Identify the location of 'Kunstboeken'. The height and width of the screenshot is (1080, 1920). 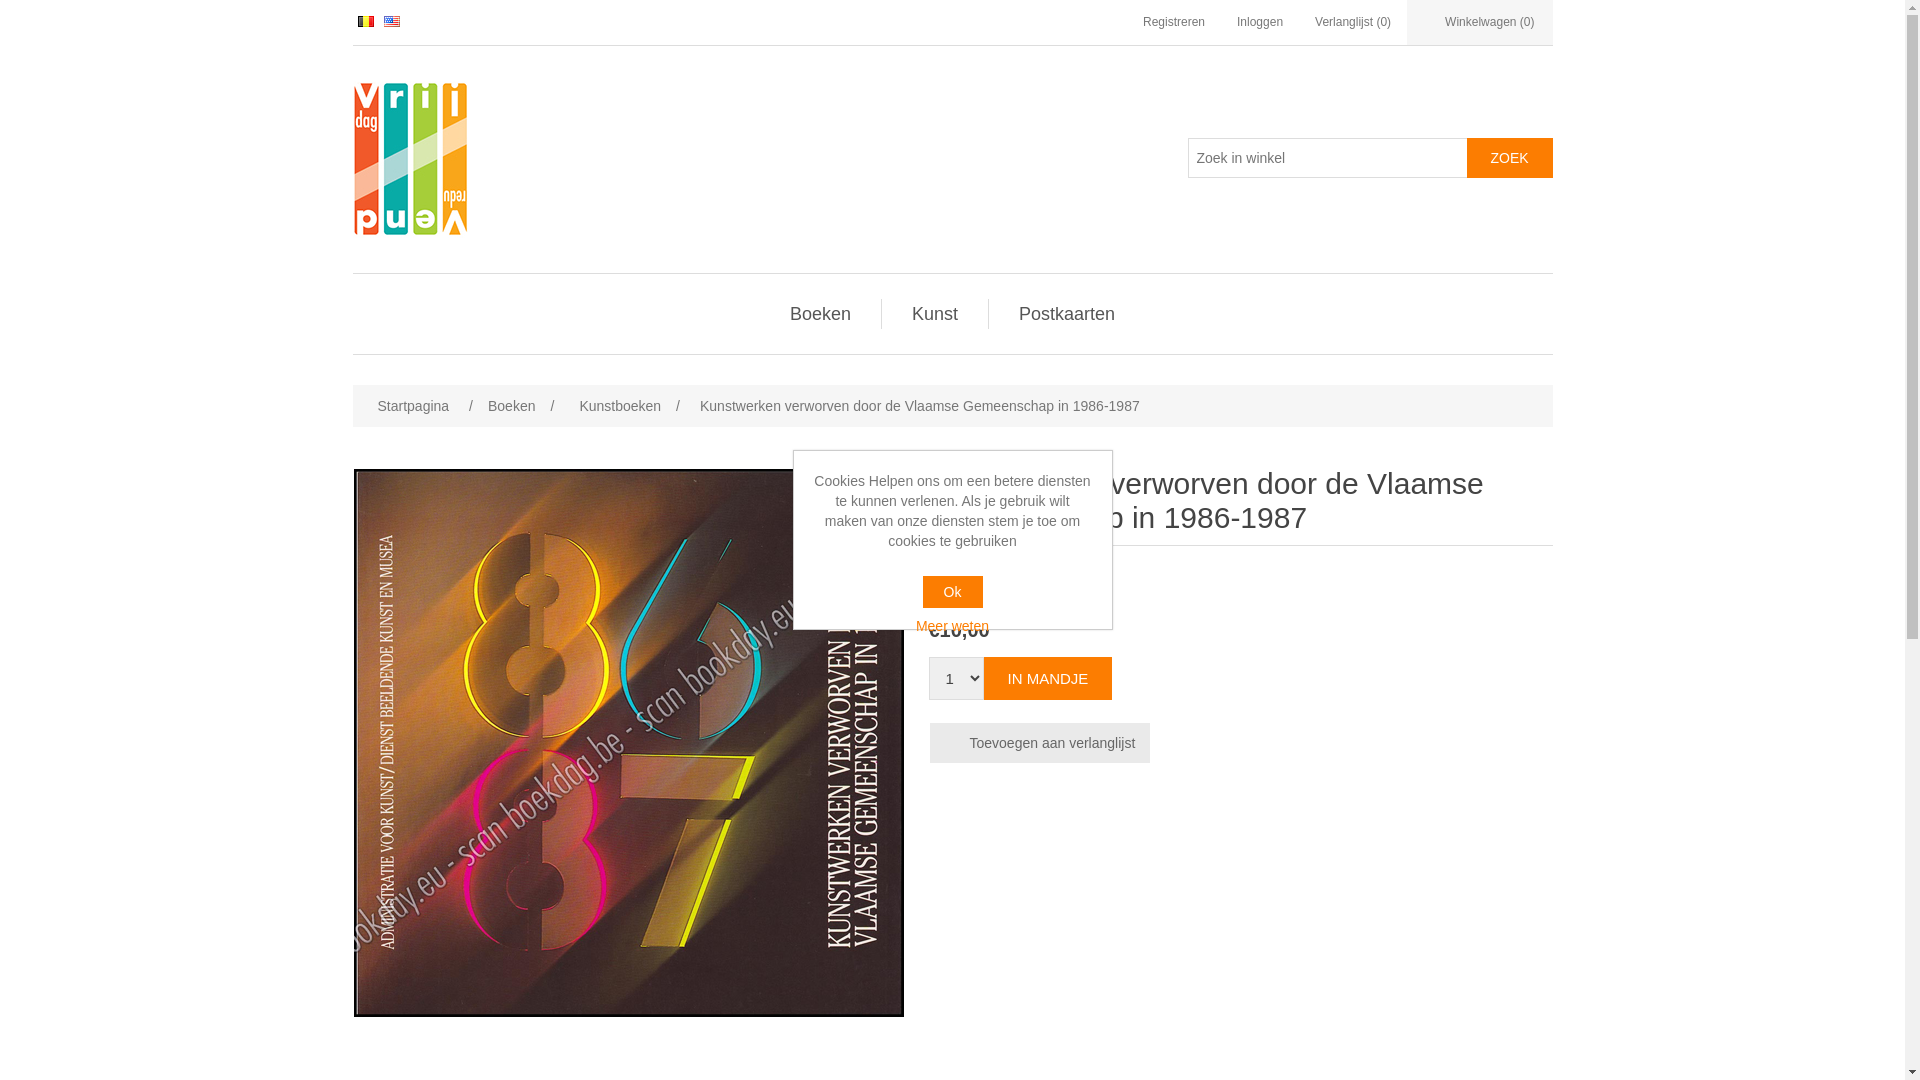
(573, 405).